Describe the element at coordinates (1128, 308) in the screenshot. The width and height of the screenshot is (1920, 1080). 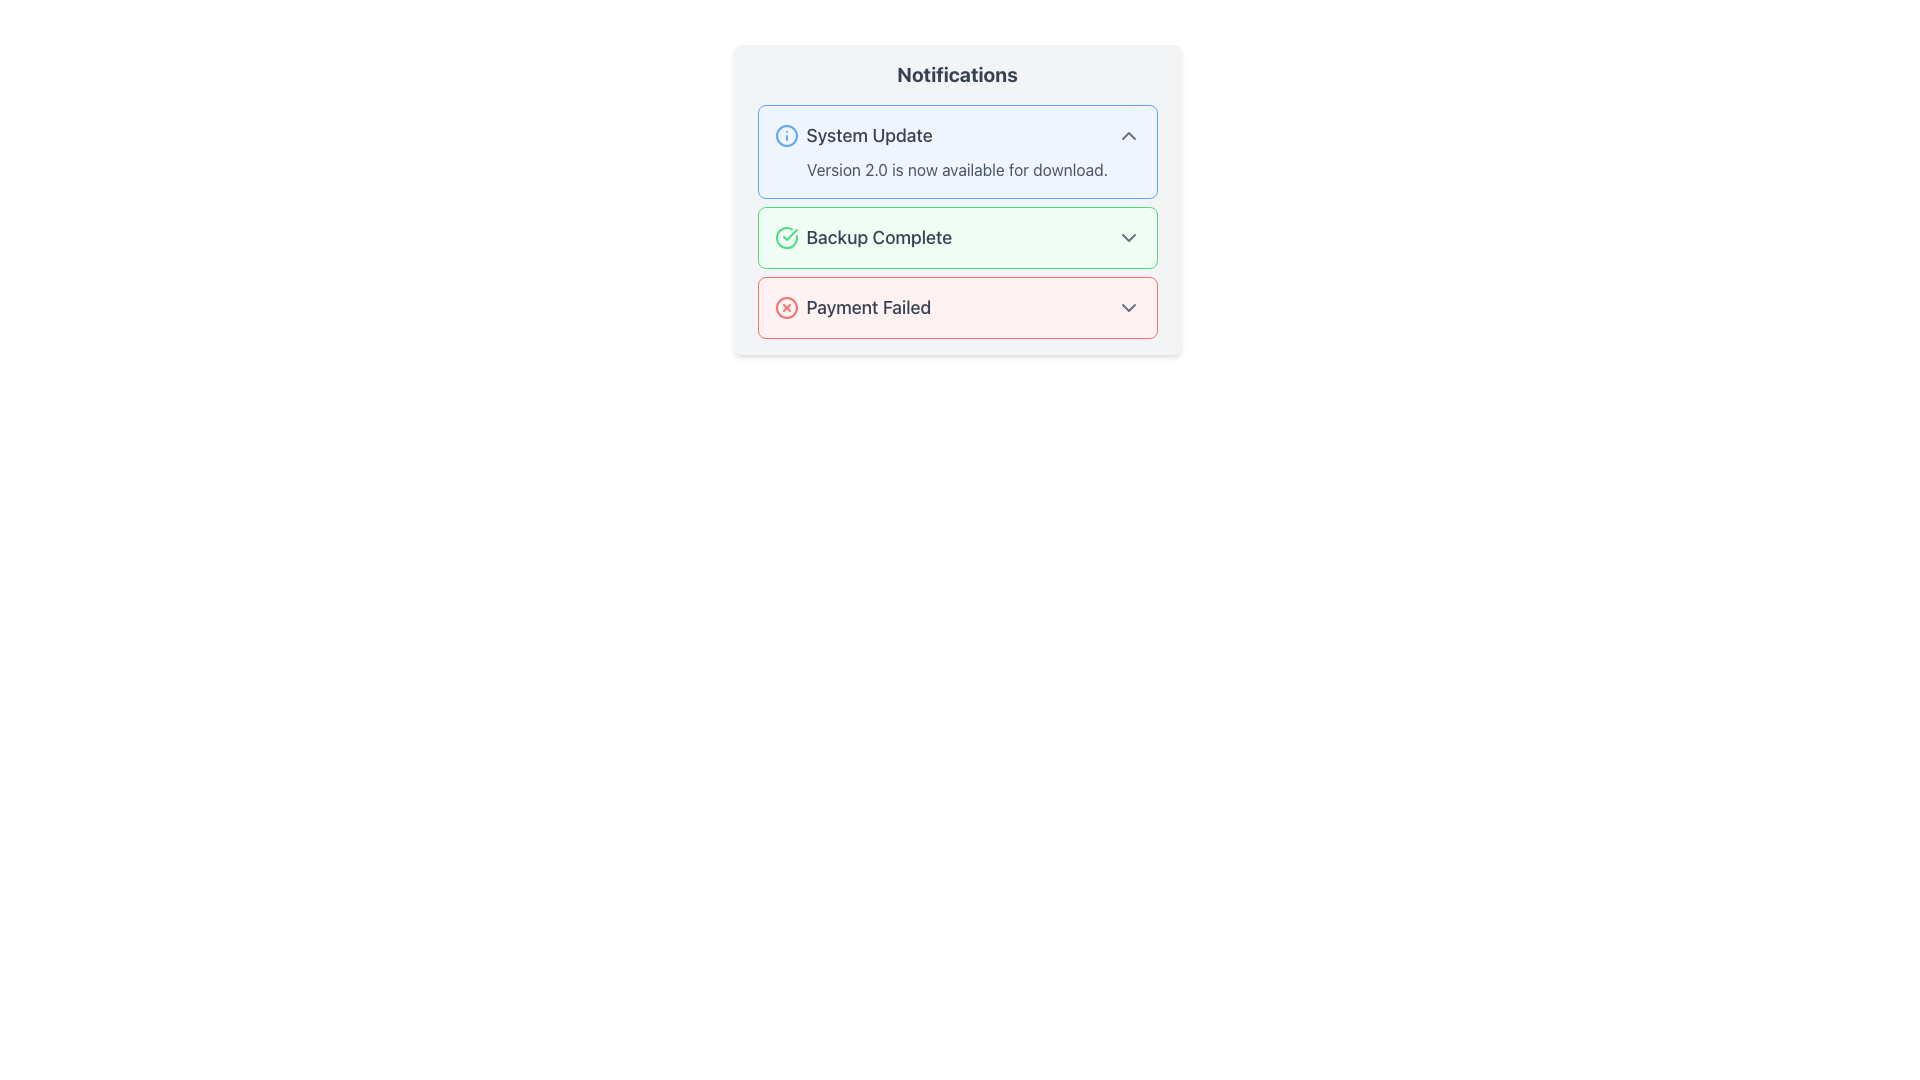
I see `the downward-pointing arrow icon (chevron) in the light red box labeled 'Payment Failed'` at that location.